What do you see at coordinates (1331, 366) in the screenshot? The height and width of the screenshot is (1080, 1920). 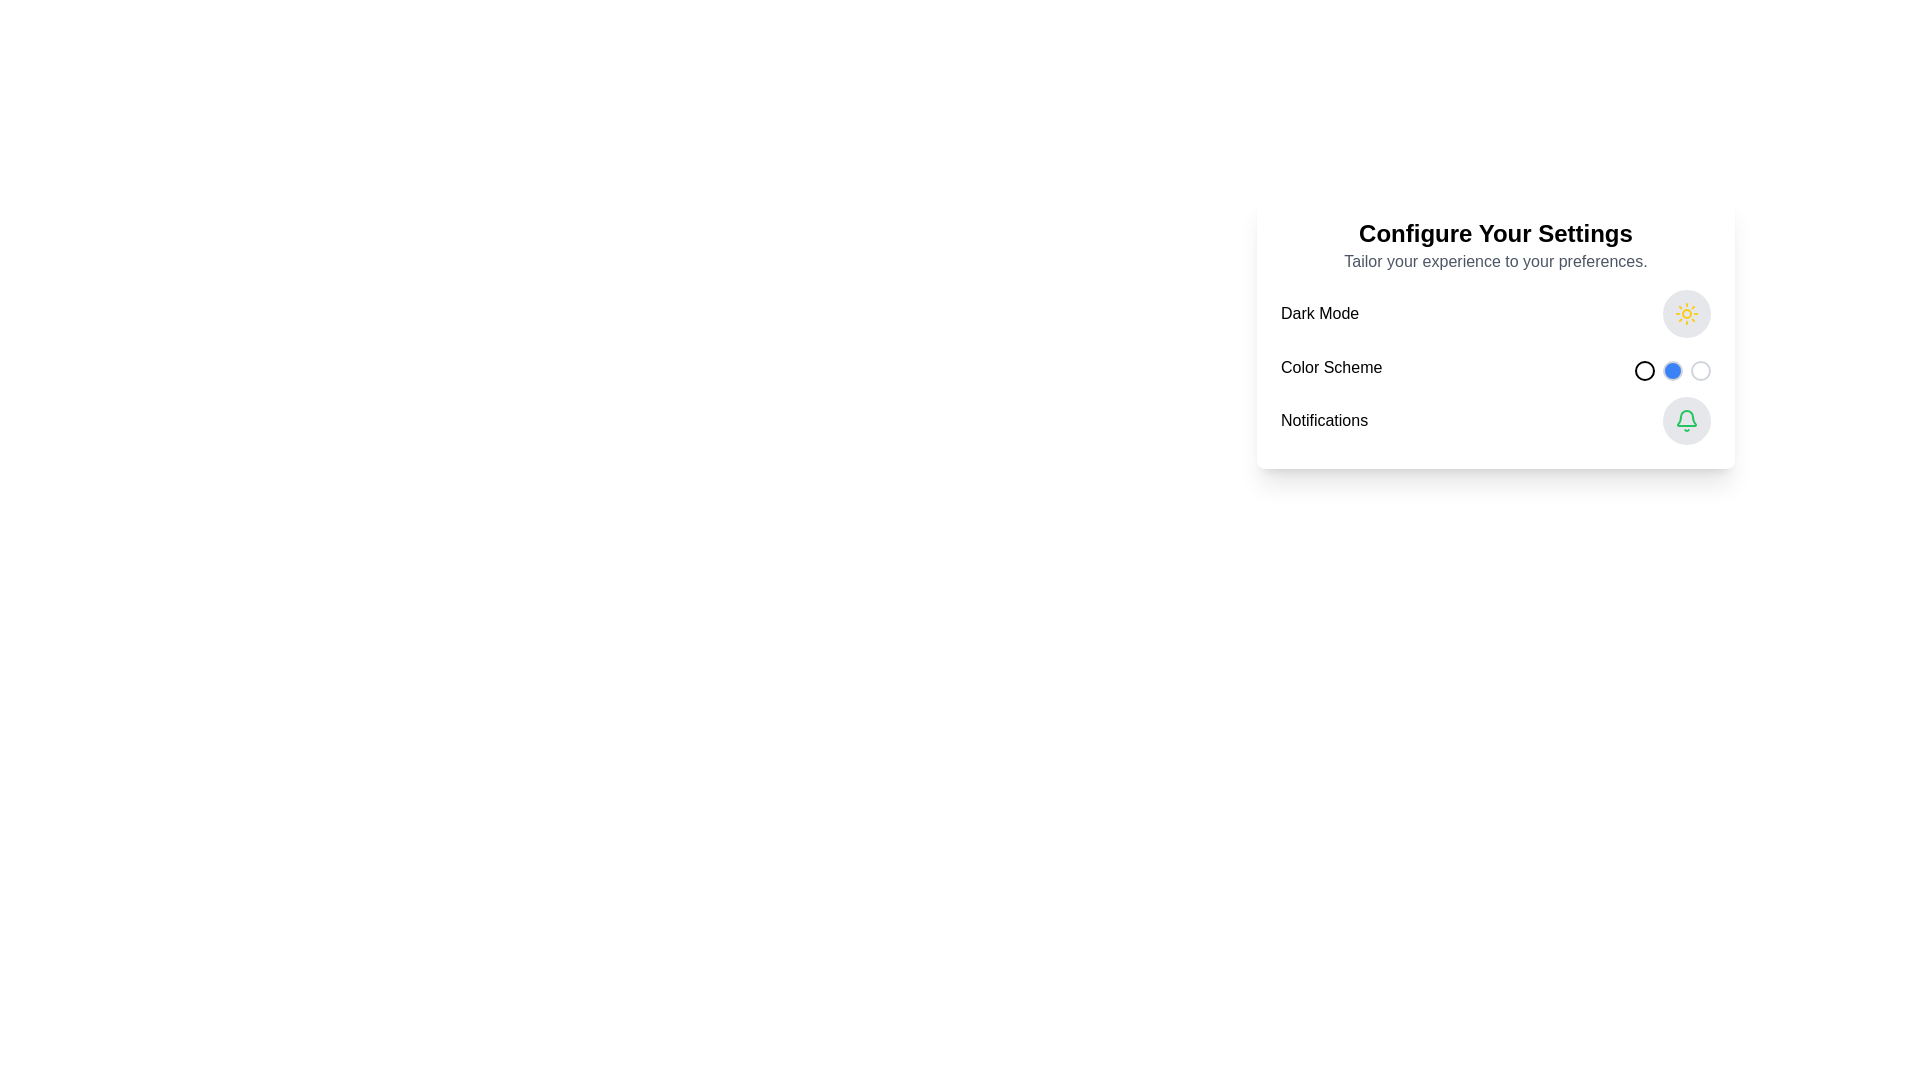 I see `the label indicating the purpose or category of the settings options, positioned below the 'Dark Mode' label and above the 'Notifications' label` at bounding box center [1331, 366].